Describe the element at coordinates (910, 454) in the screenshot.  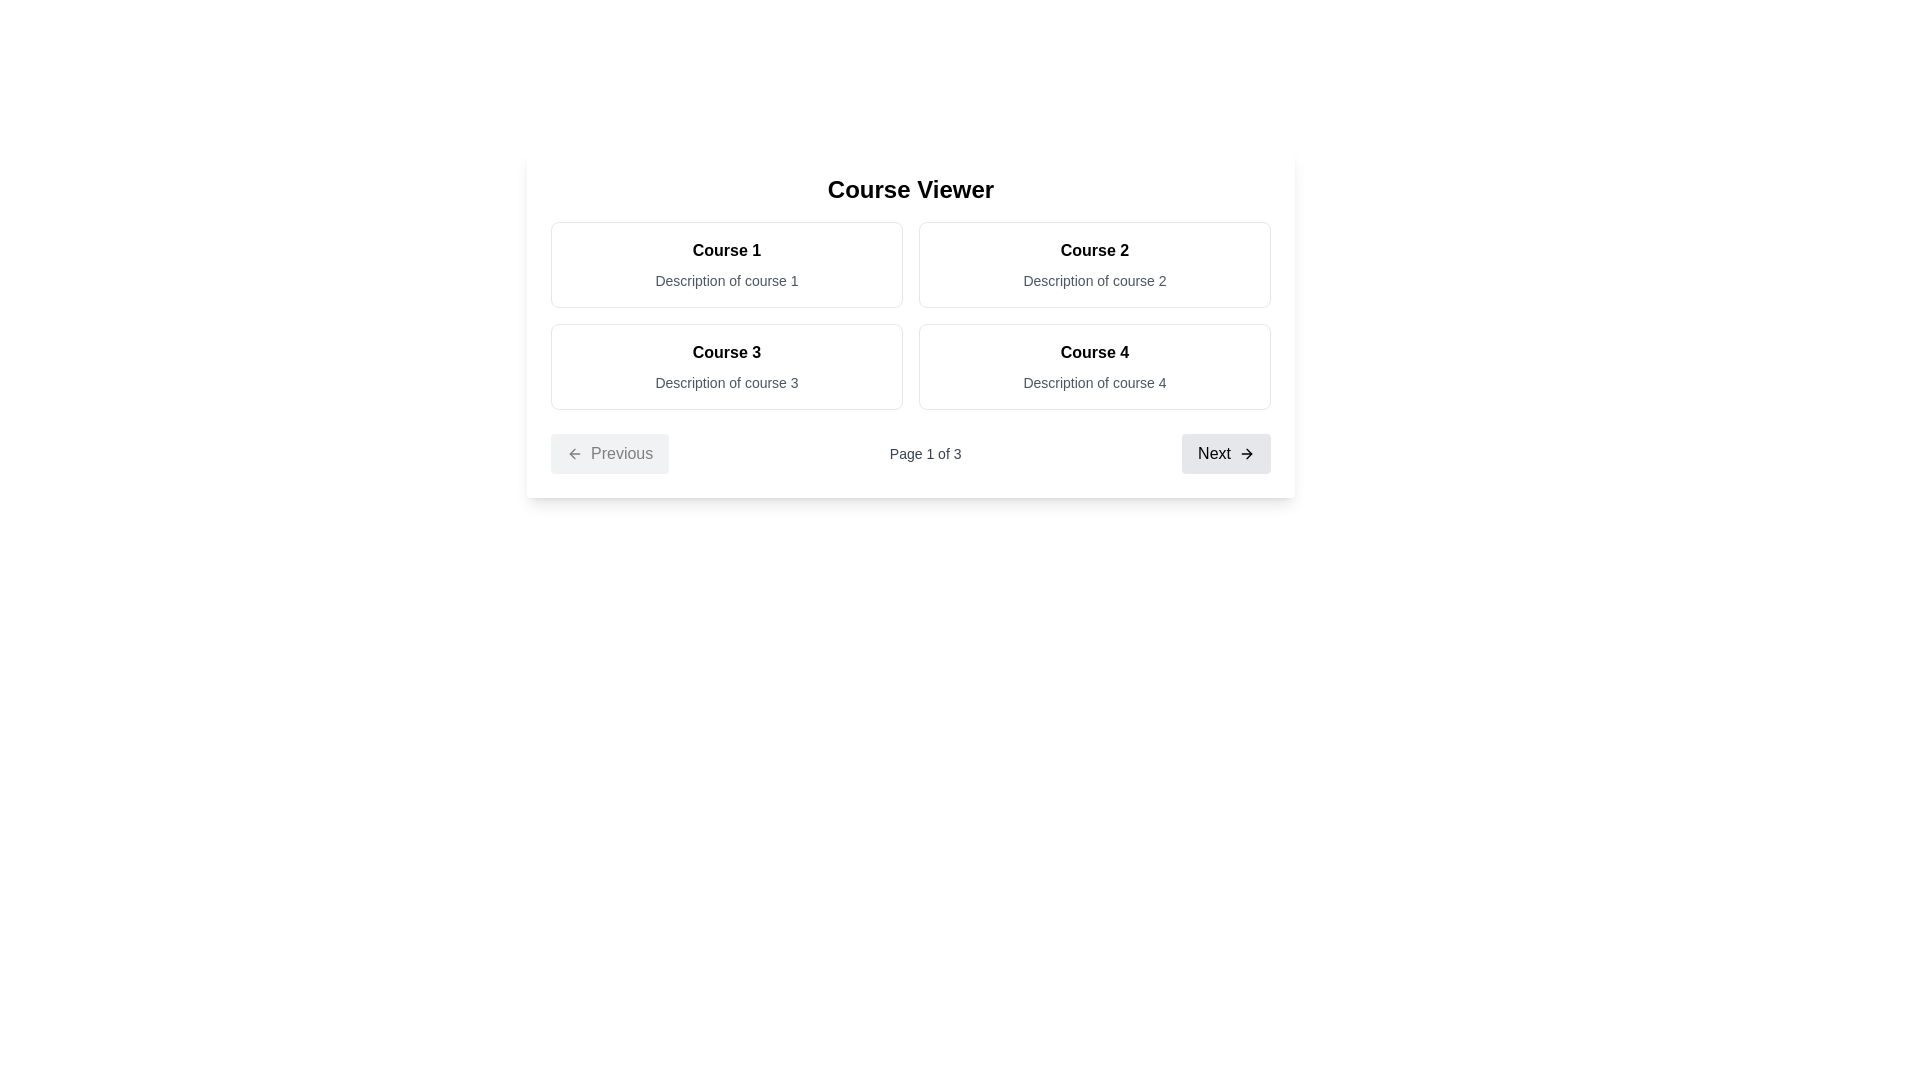
I see `the pagination label located centrally within the horizontal pagination bar at the bottom of the card, which indicates the current page number out of total pages` at that location.